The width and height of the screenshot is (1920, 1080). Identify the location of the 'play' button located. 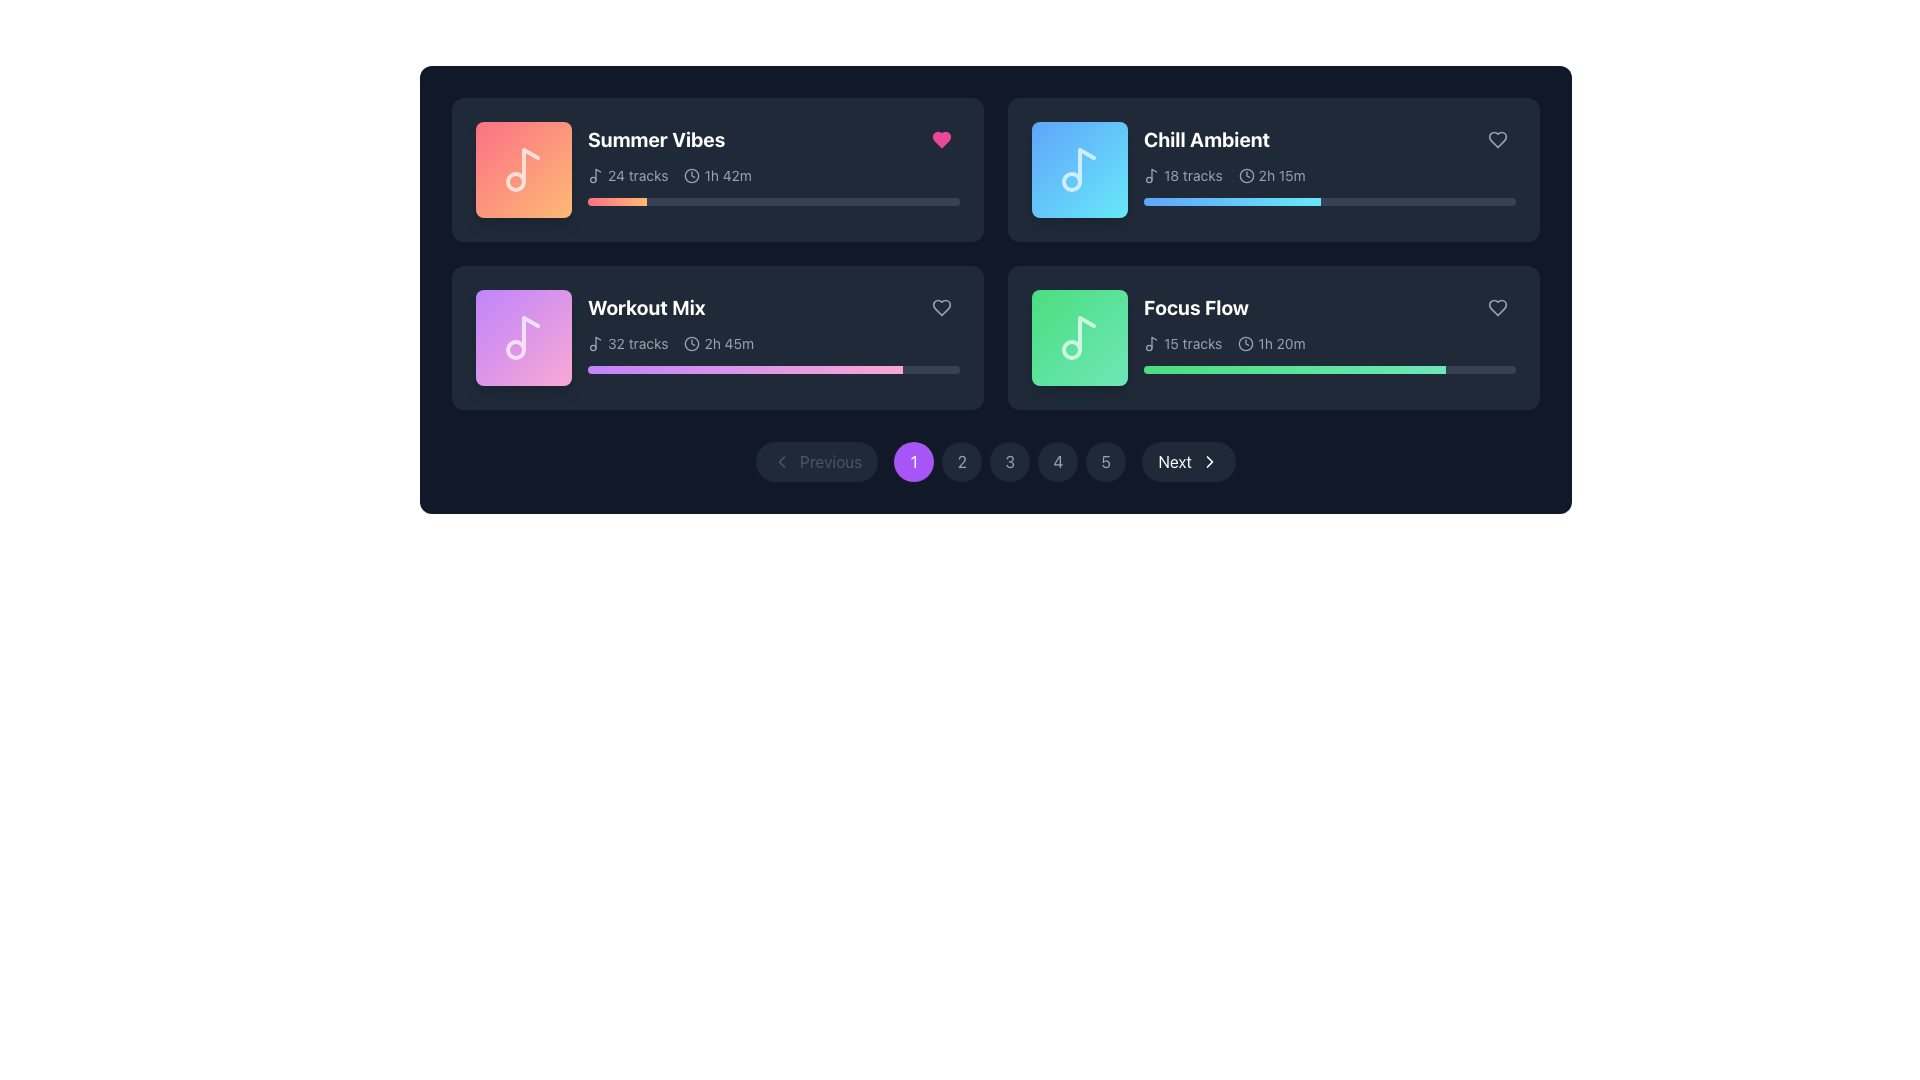
(525, 168).